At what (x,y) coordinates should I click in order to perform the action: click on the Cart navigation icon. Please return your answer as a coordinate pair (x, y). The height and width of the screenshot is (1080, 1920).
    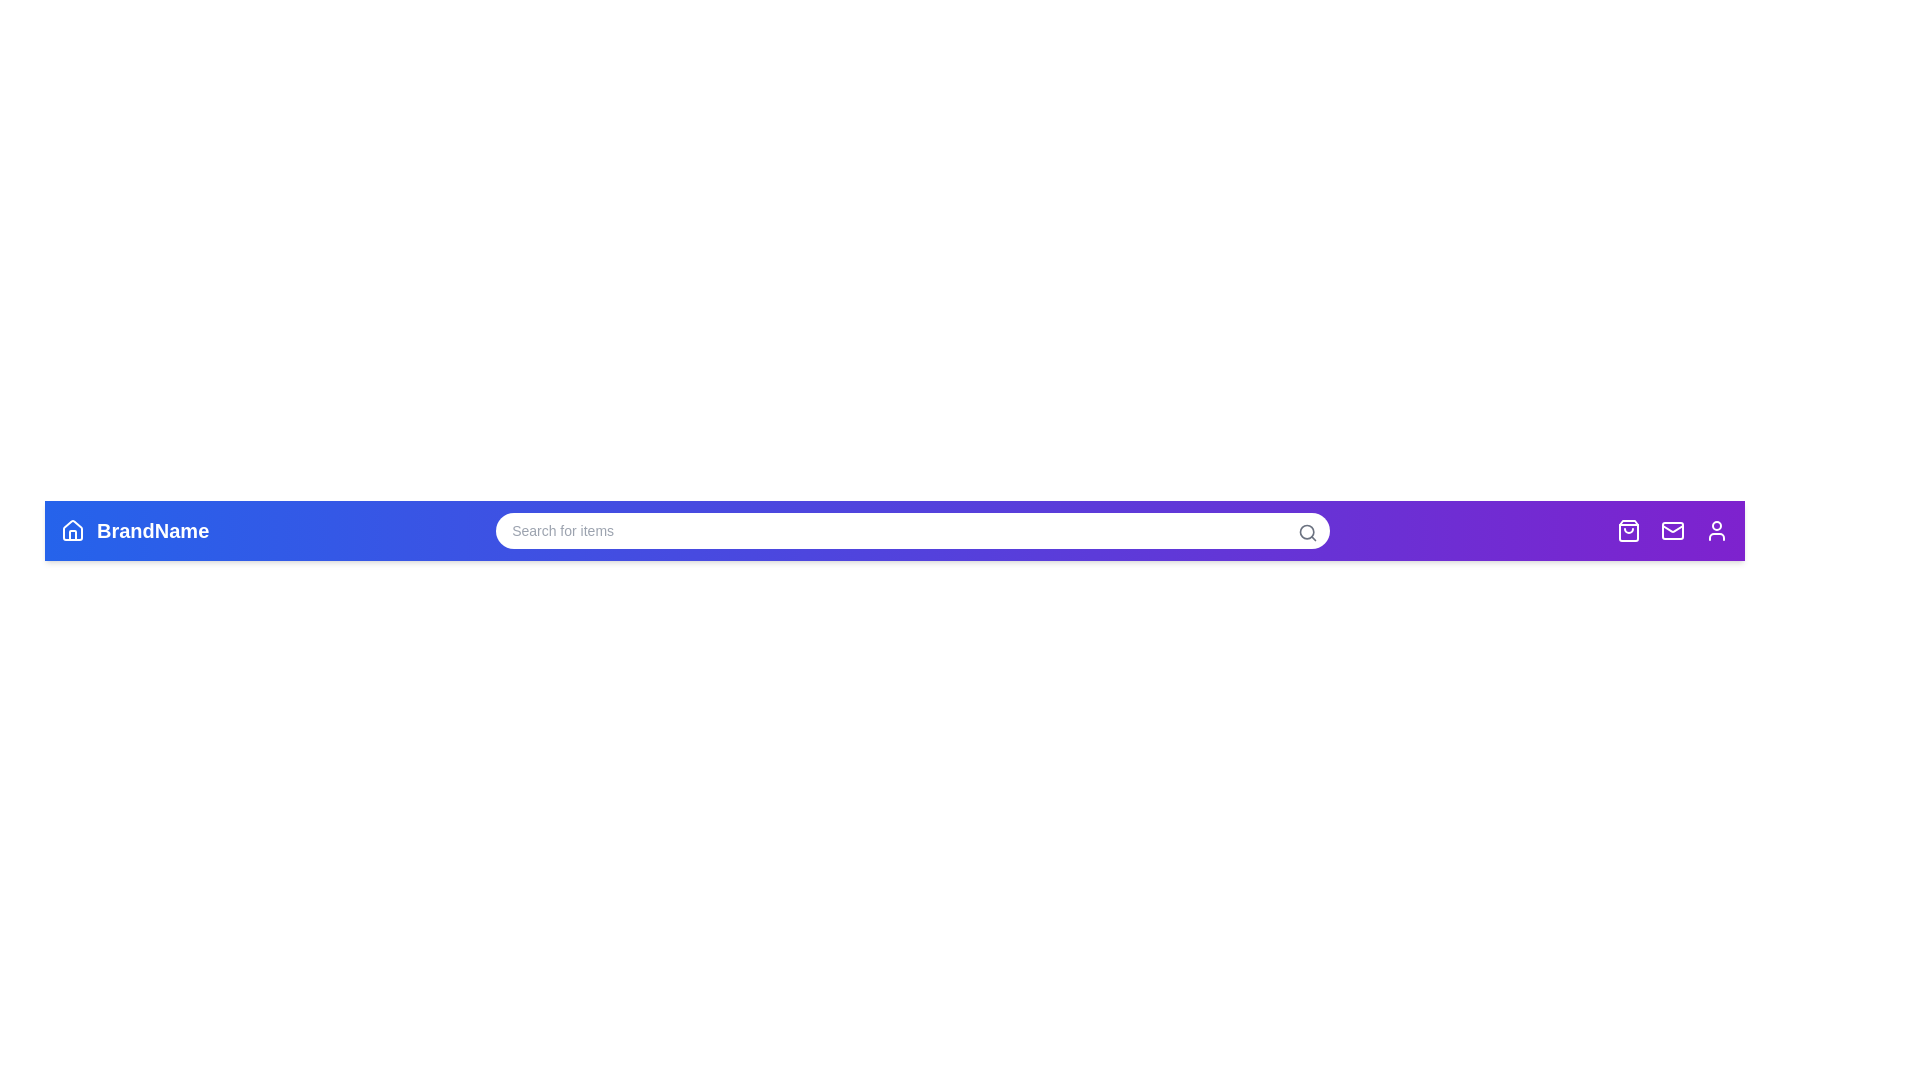
    Looking at the image, I should click on (1628, 530).